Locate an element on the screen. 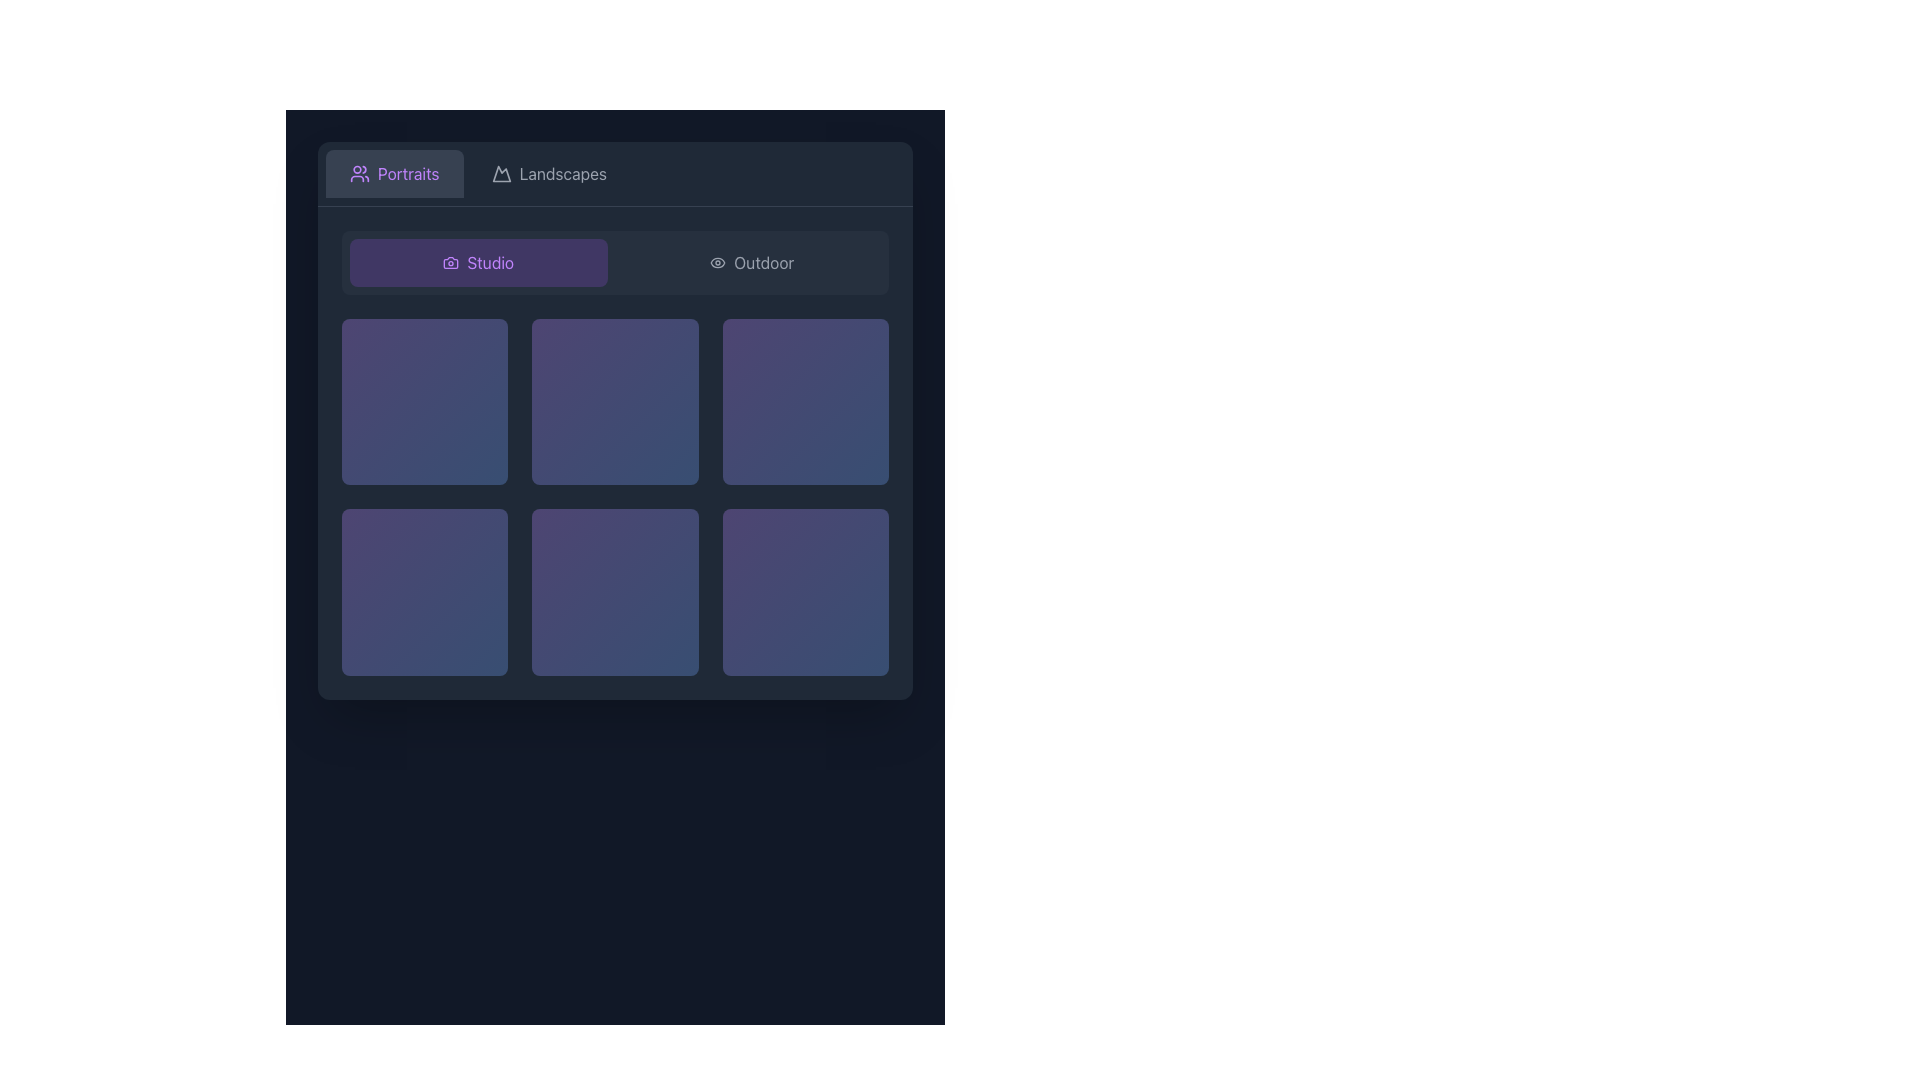 The width and height of the screenshot is (1920, 1080). the 'Photo Title 1' card in the Portraits section is located at coordinates (424, 402).